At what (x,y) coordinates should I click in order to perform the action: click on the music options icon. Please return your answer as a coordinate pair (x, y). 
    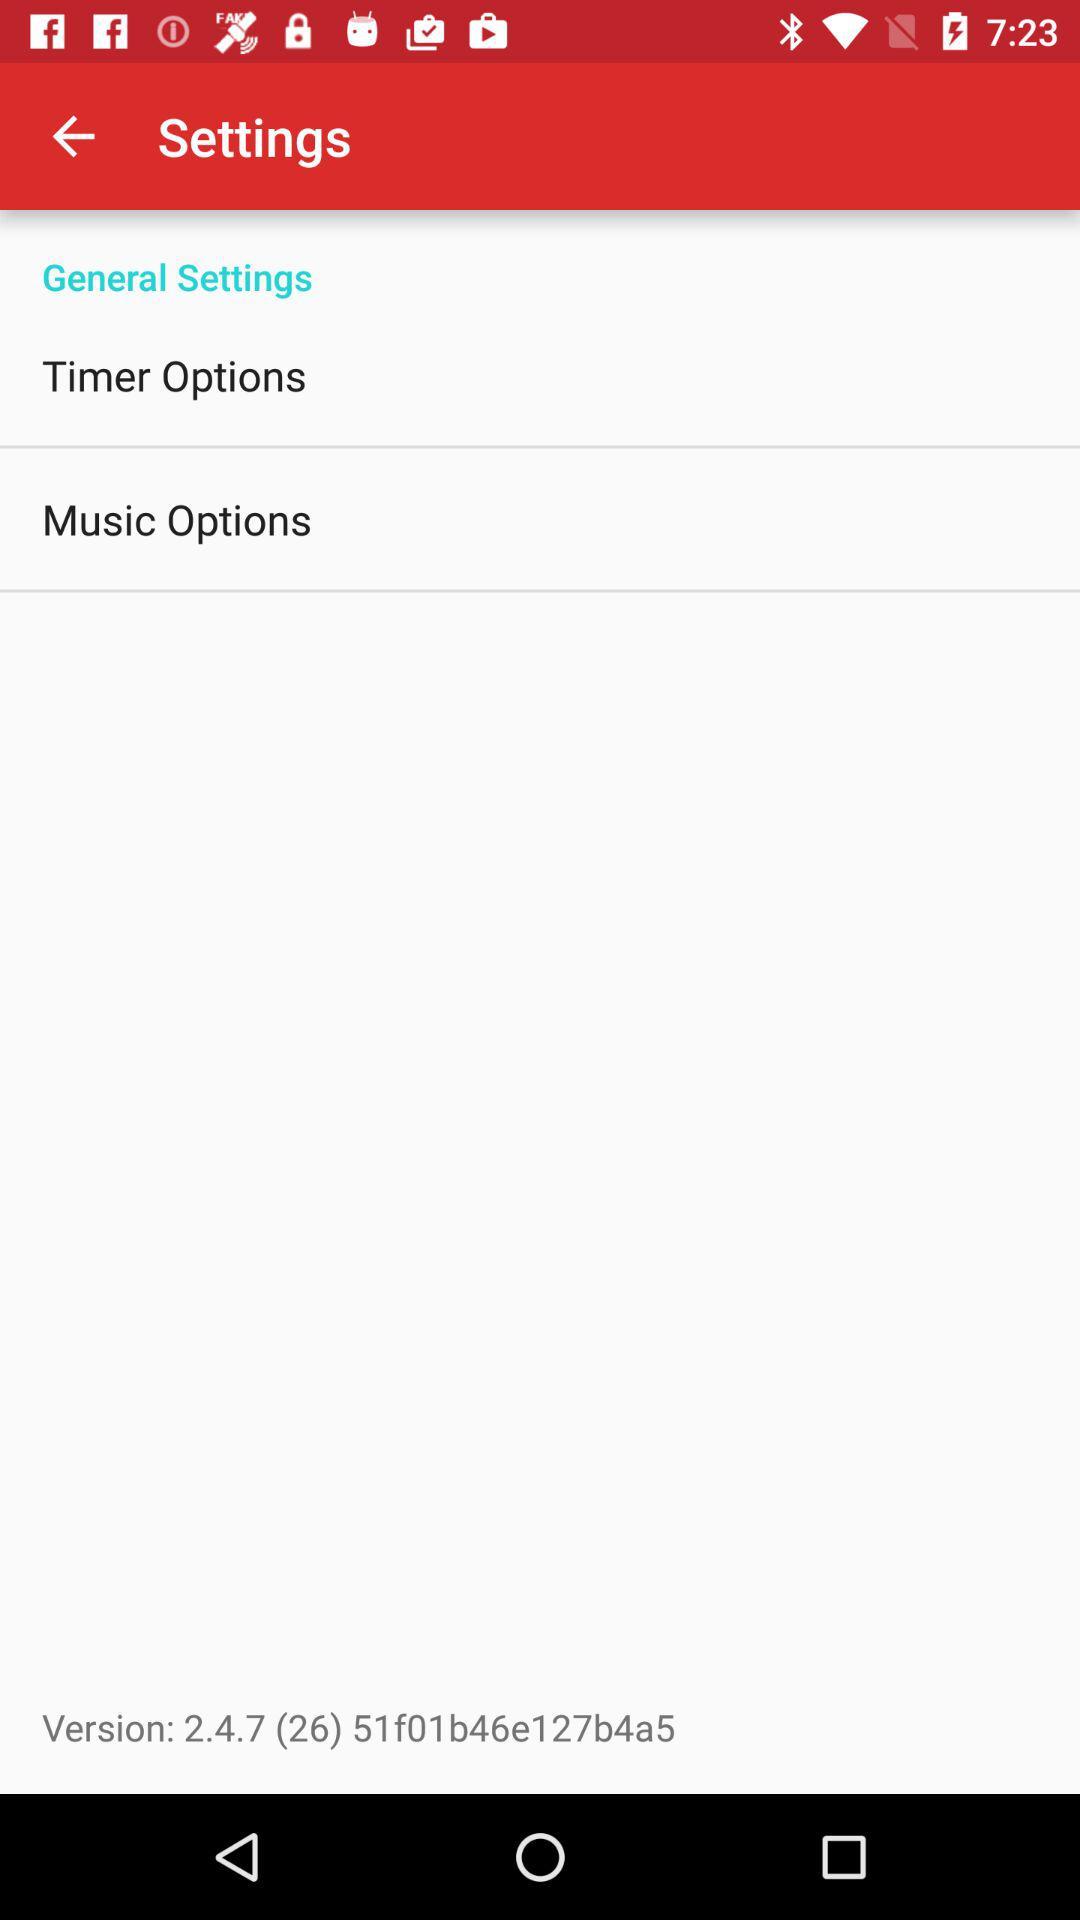
    Looking at the image, I should click on (176, 518).